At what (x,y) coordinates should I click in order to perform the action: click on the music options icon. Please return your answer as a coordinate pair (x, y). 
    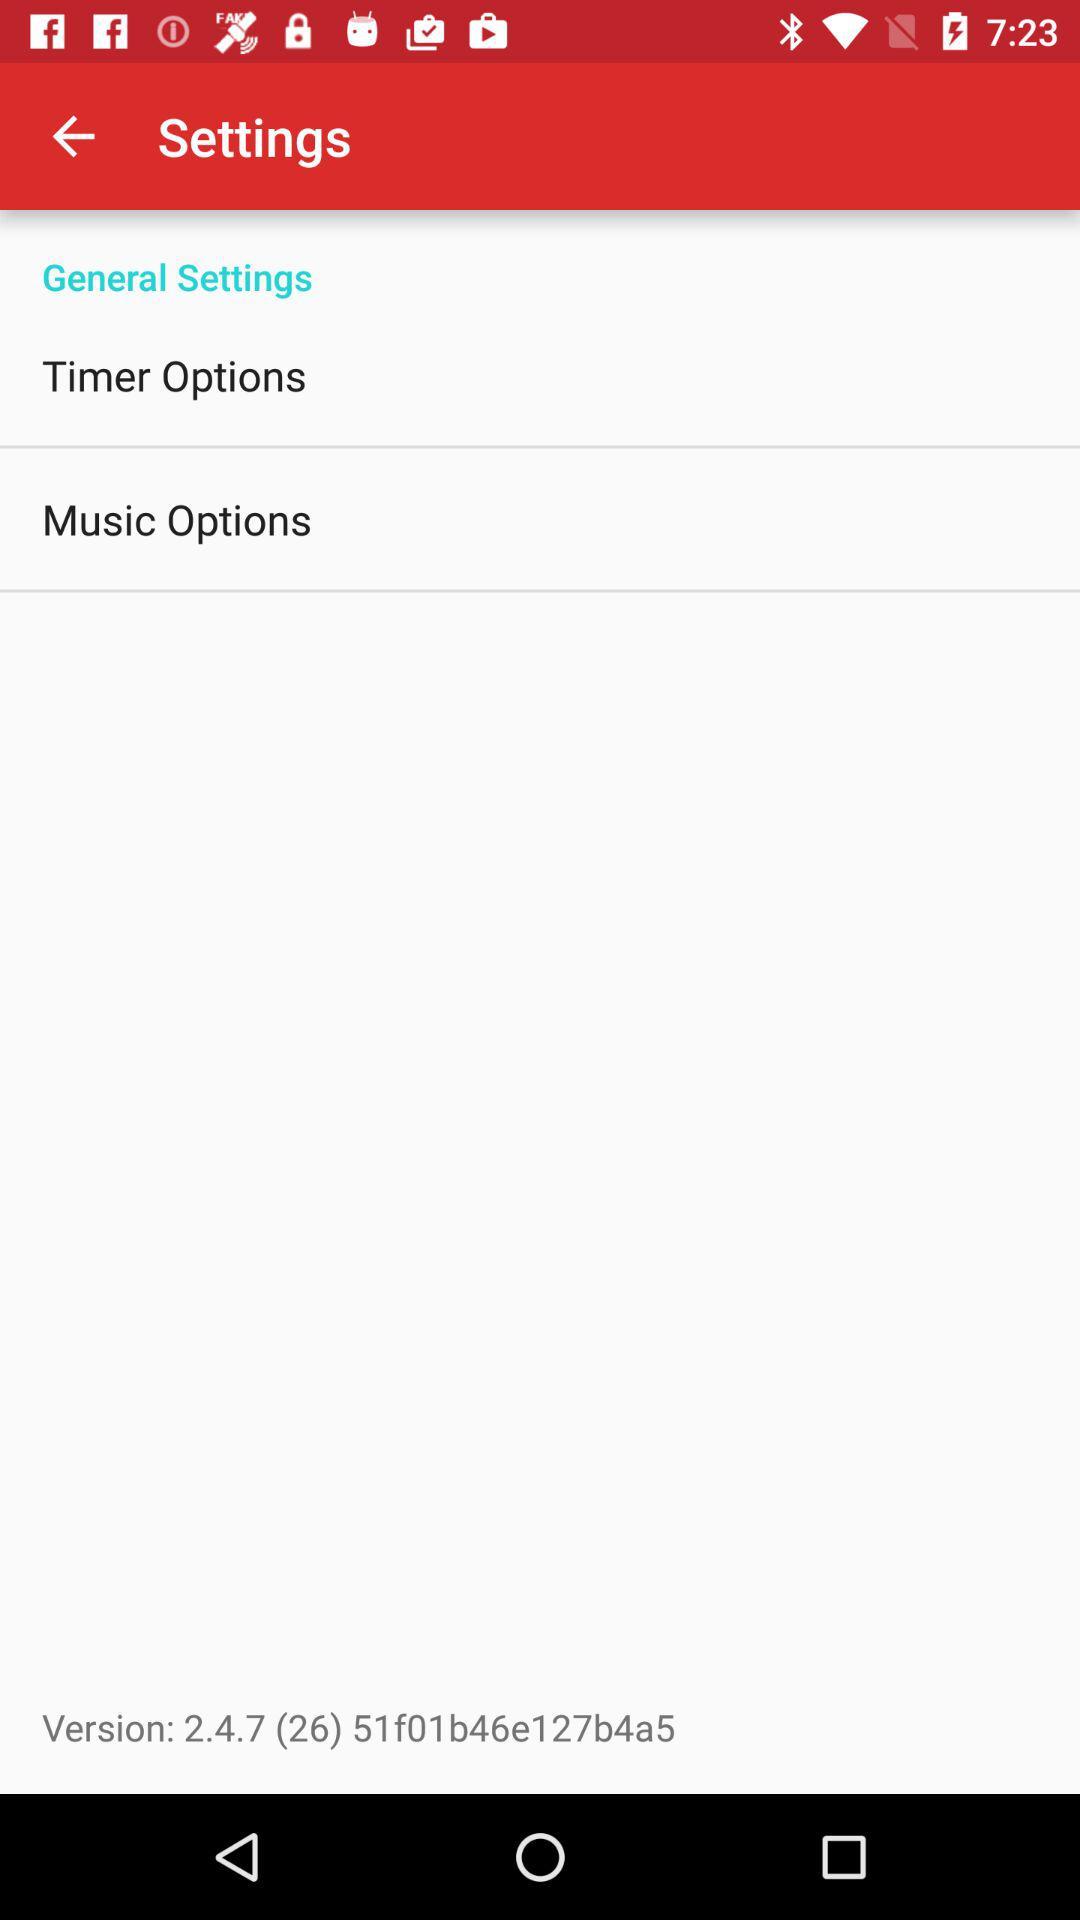
    Looking at the image, I should click on (176, 518).